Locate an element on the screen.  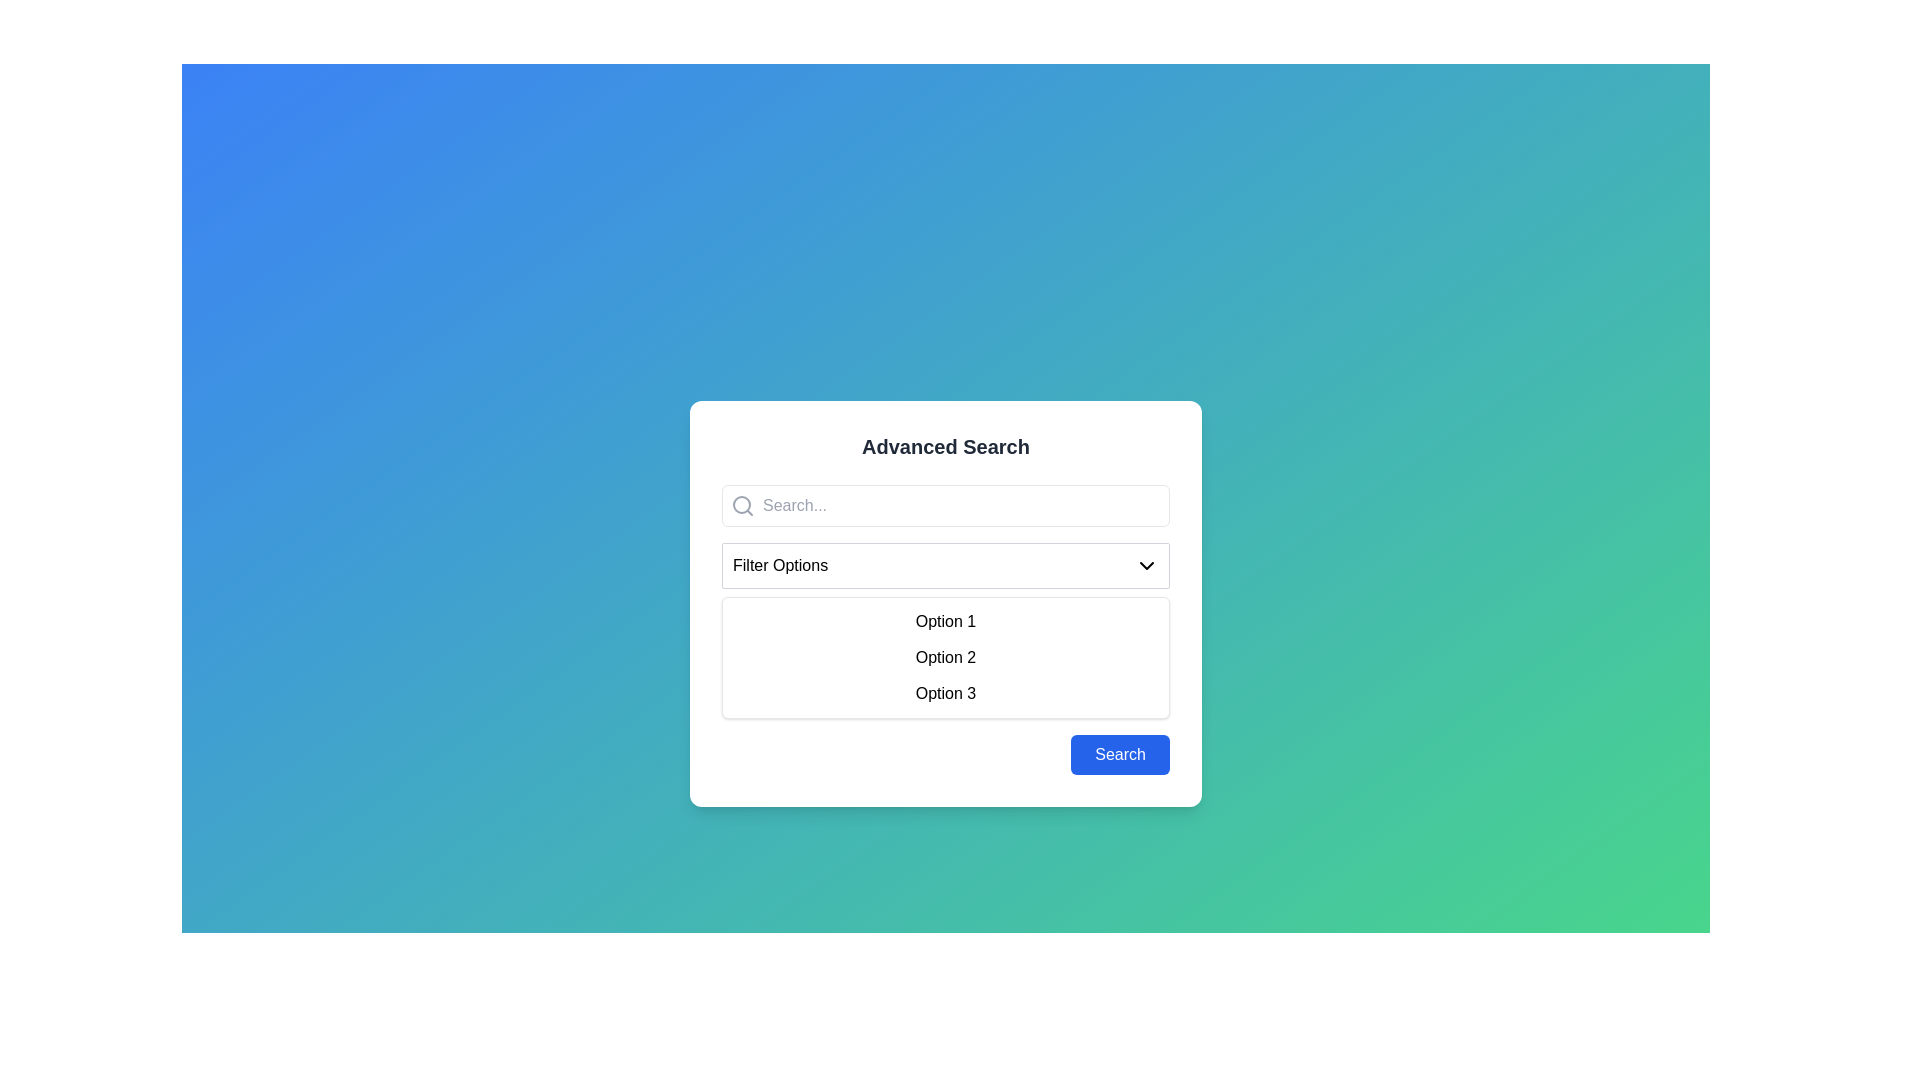
the selectable text label at the bottom of the 'Filter Options' panel for visual feedback is located at coordinates (944, 693).